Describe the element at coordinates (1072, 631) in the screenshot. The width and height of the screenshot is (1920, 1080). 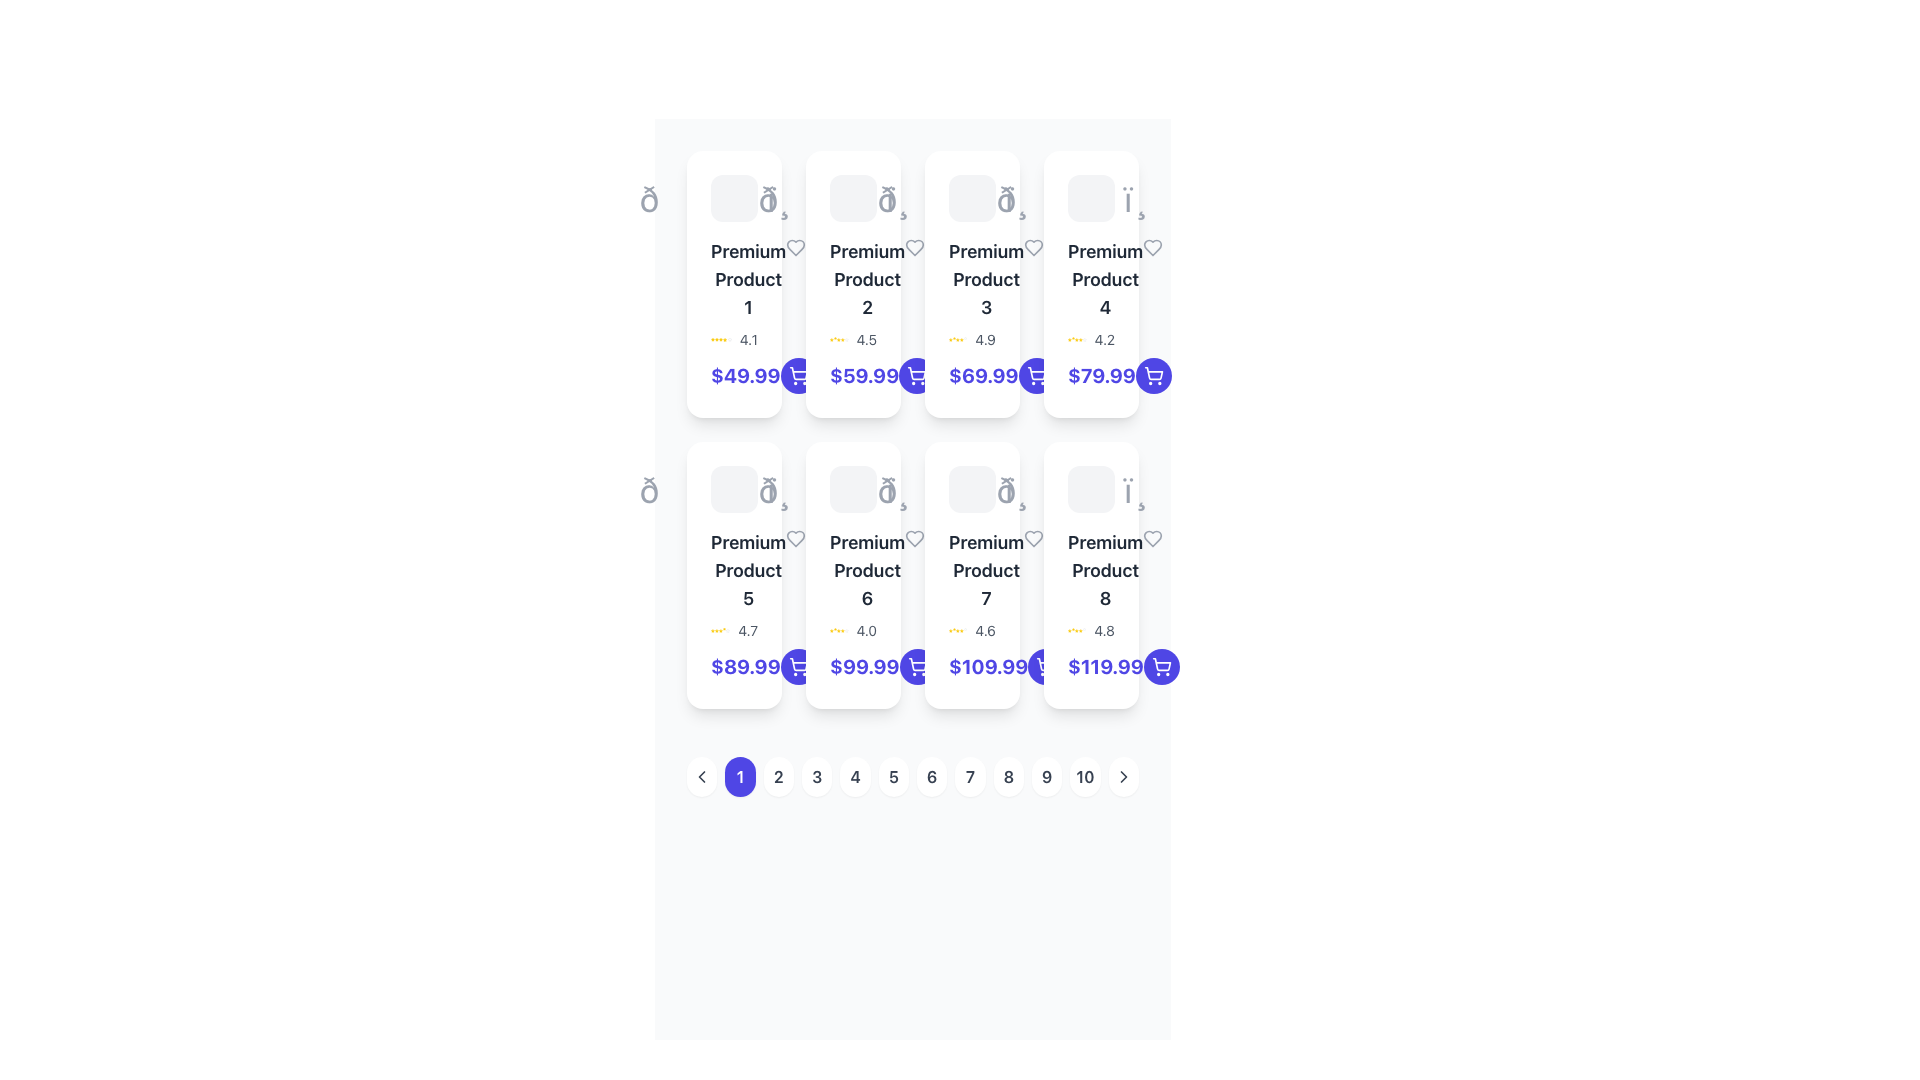
I see `the second star icon in the star rating section of the 'Premium Product 8' product card located in the bottom-right corner of the product grid` at that location.